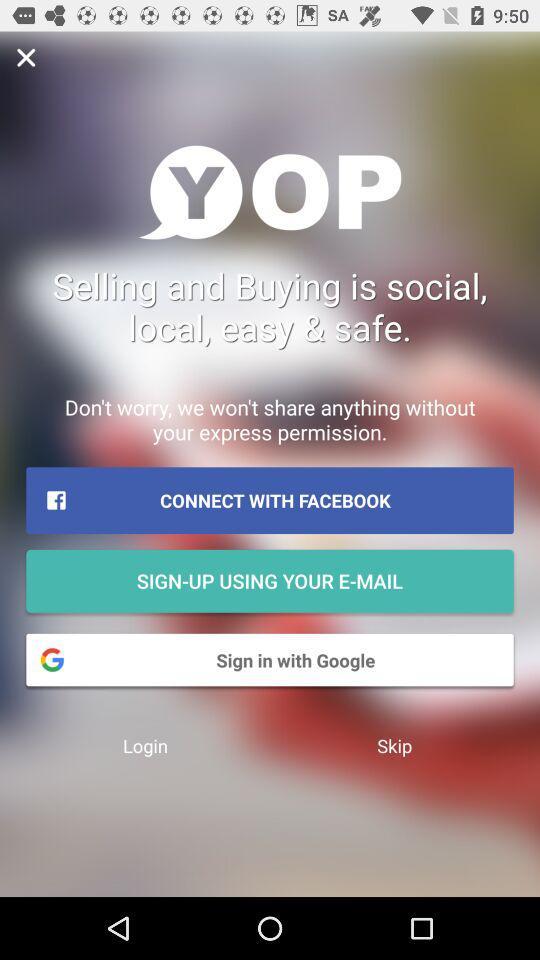 This screenshot has height=960, width=540. Describe the element at coordinates (25, 56) in the screenshot. I see `button` at that location.